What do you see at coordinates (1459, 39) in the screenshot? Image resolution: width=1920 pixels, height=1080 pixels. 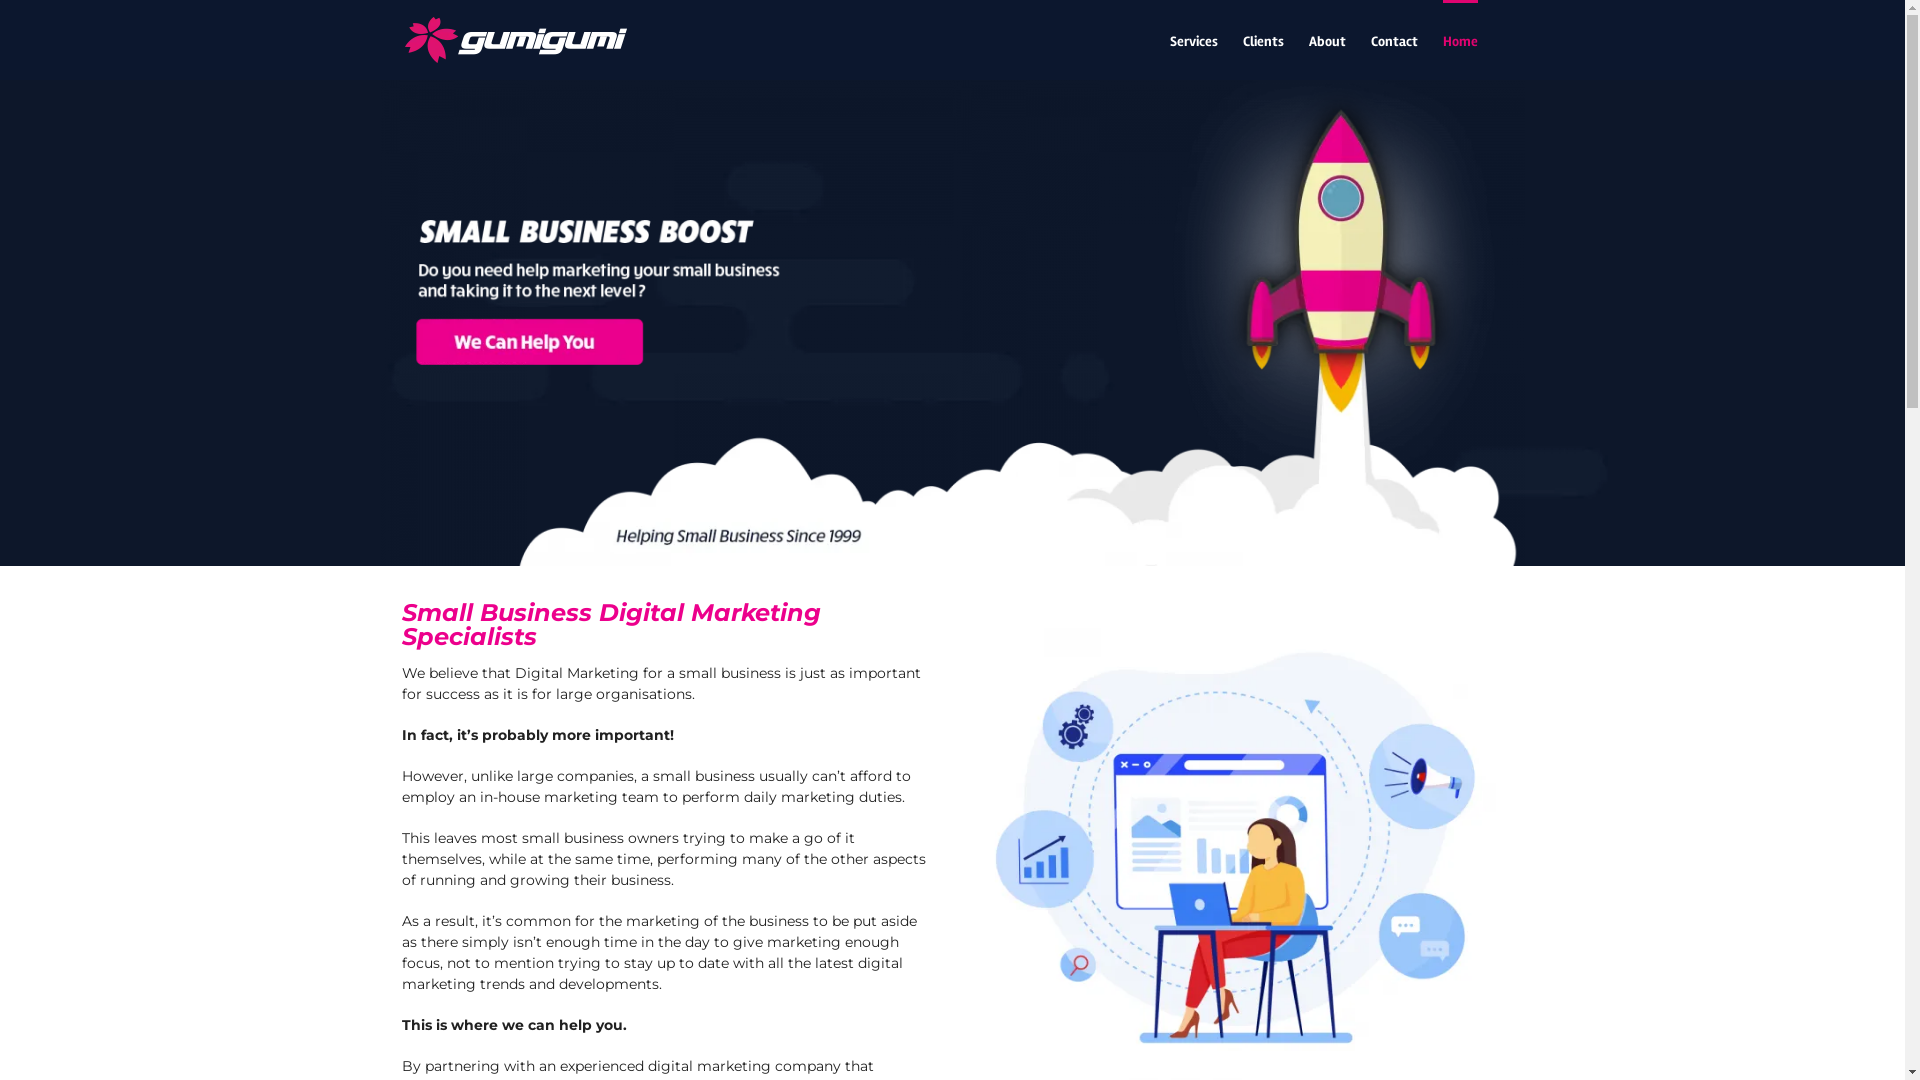 I see `'Home'` at bounding box center [1459, 39].